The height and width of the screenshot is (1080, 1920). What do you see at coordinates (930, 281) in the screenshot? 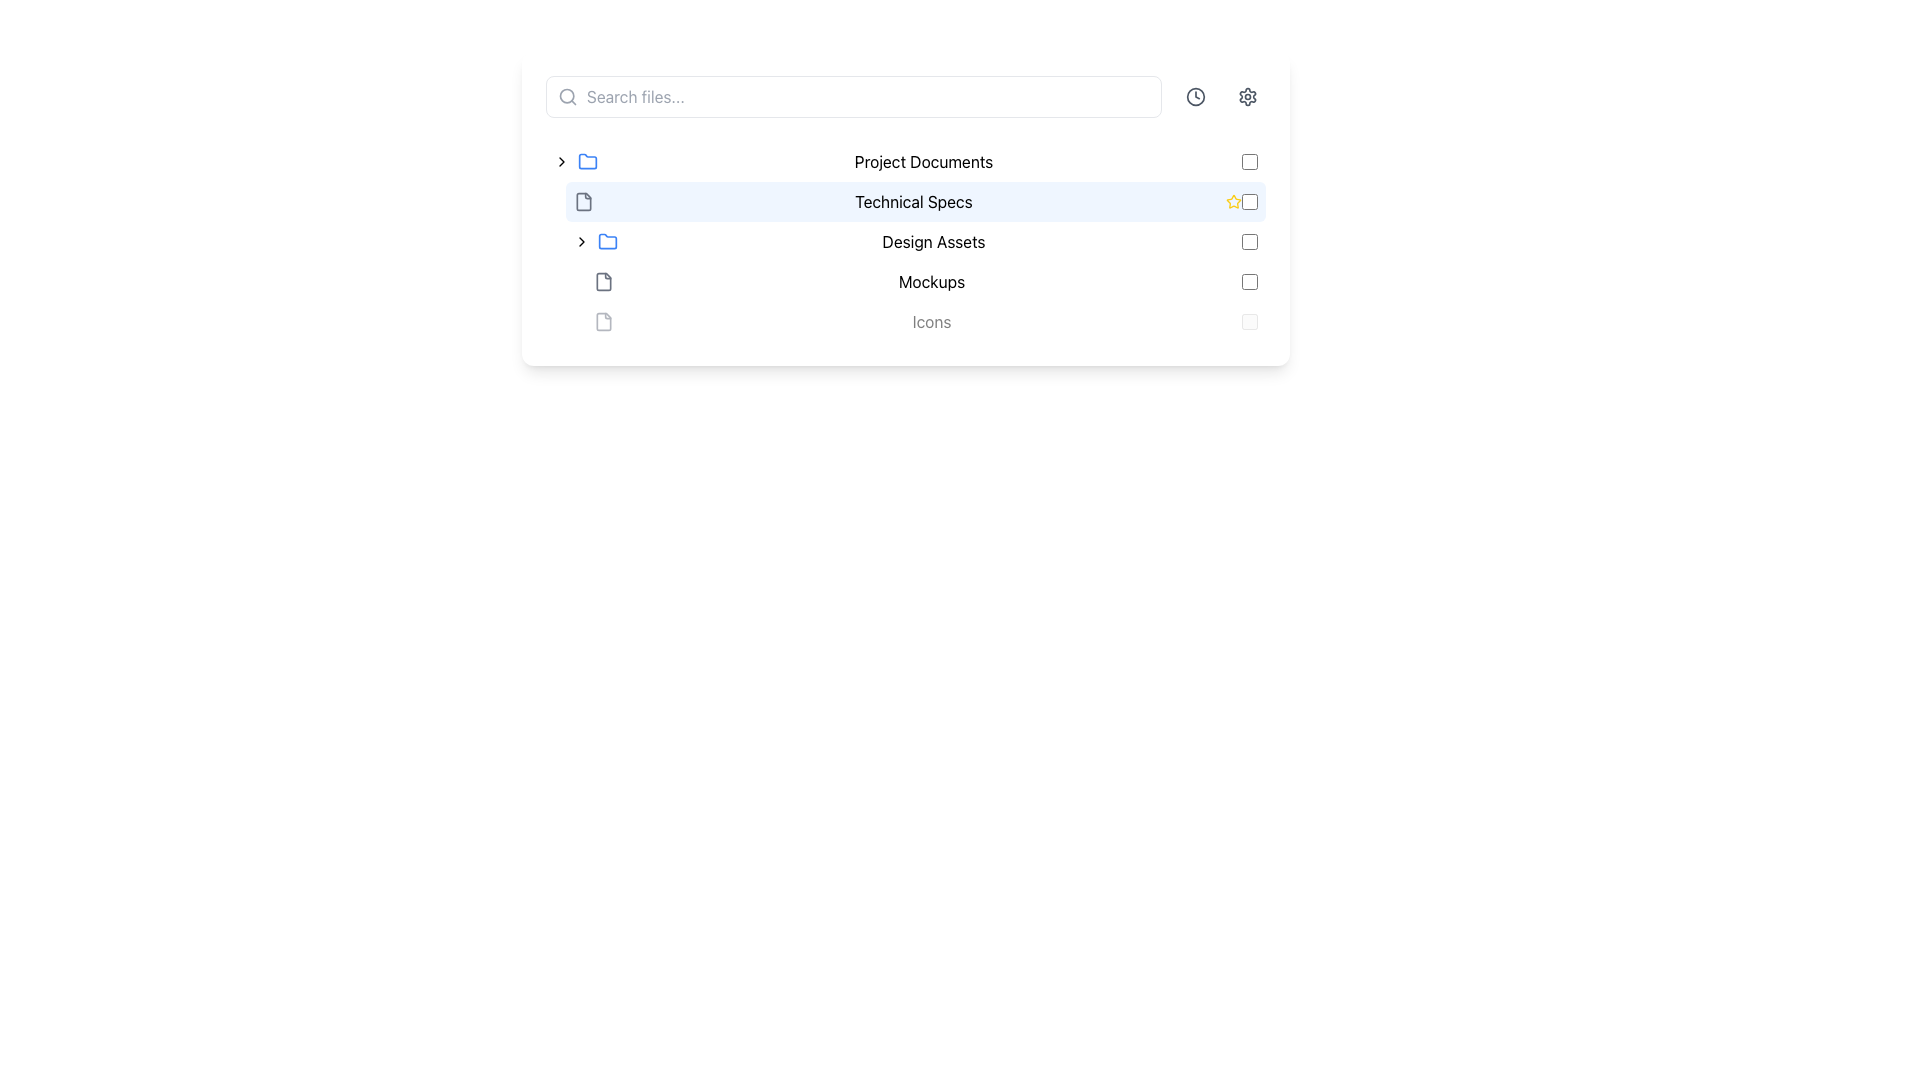
I see `on the text label displaying 'Mockups'` at bounding box center [930, 281].